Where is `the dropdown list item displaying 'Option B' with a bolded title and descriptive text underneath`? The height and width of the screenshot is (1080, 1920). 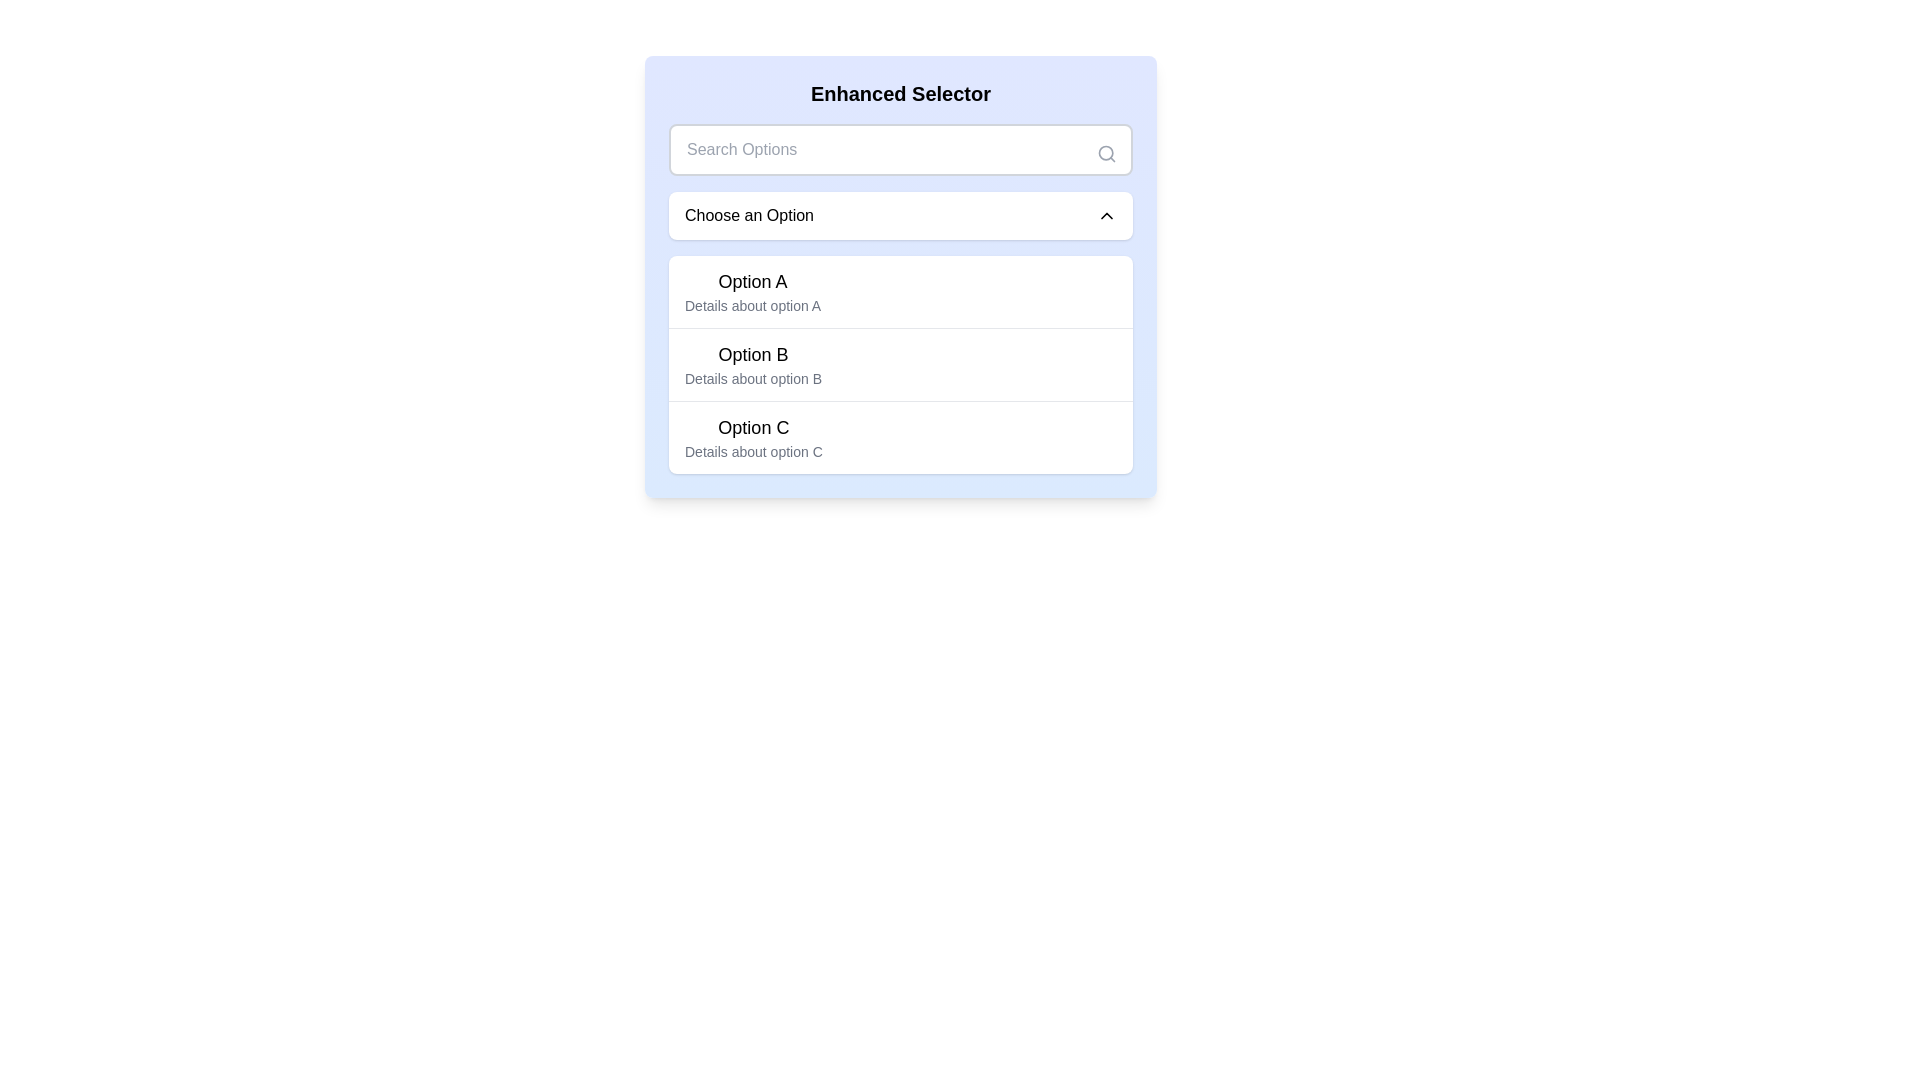 the dropdown list item displaying 'Option B' with a bolded title and descriptive text underneath is located at coordinates (752, 365).